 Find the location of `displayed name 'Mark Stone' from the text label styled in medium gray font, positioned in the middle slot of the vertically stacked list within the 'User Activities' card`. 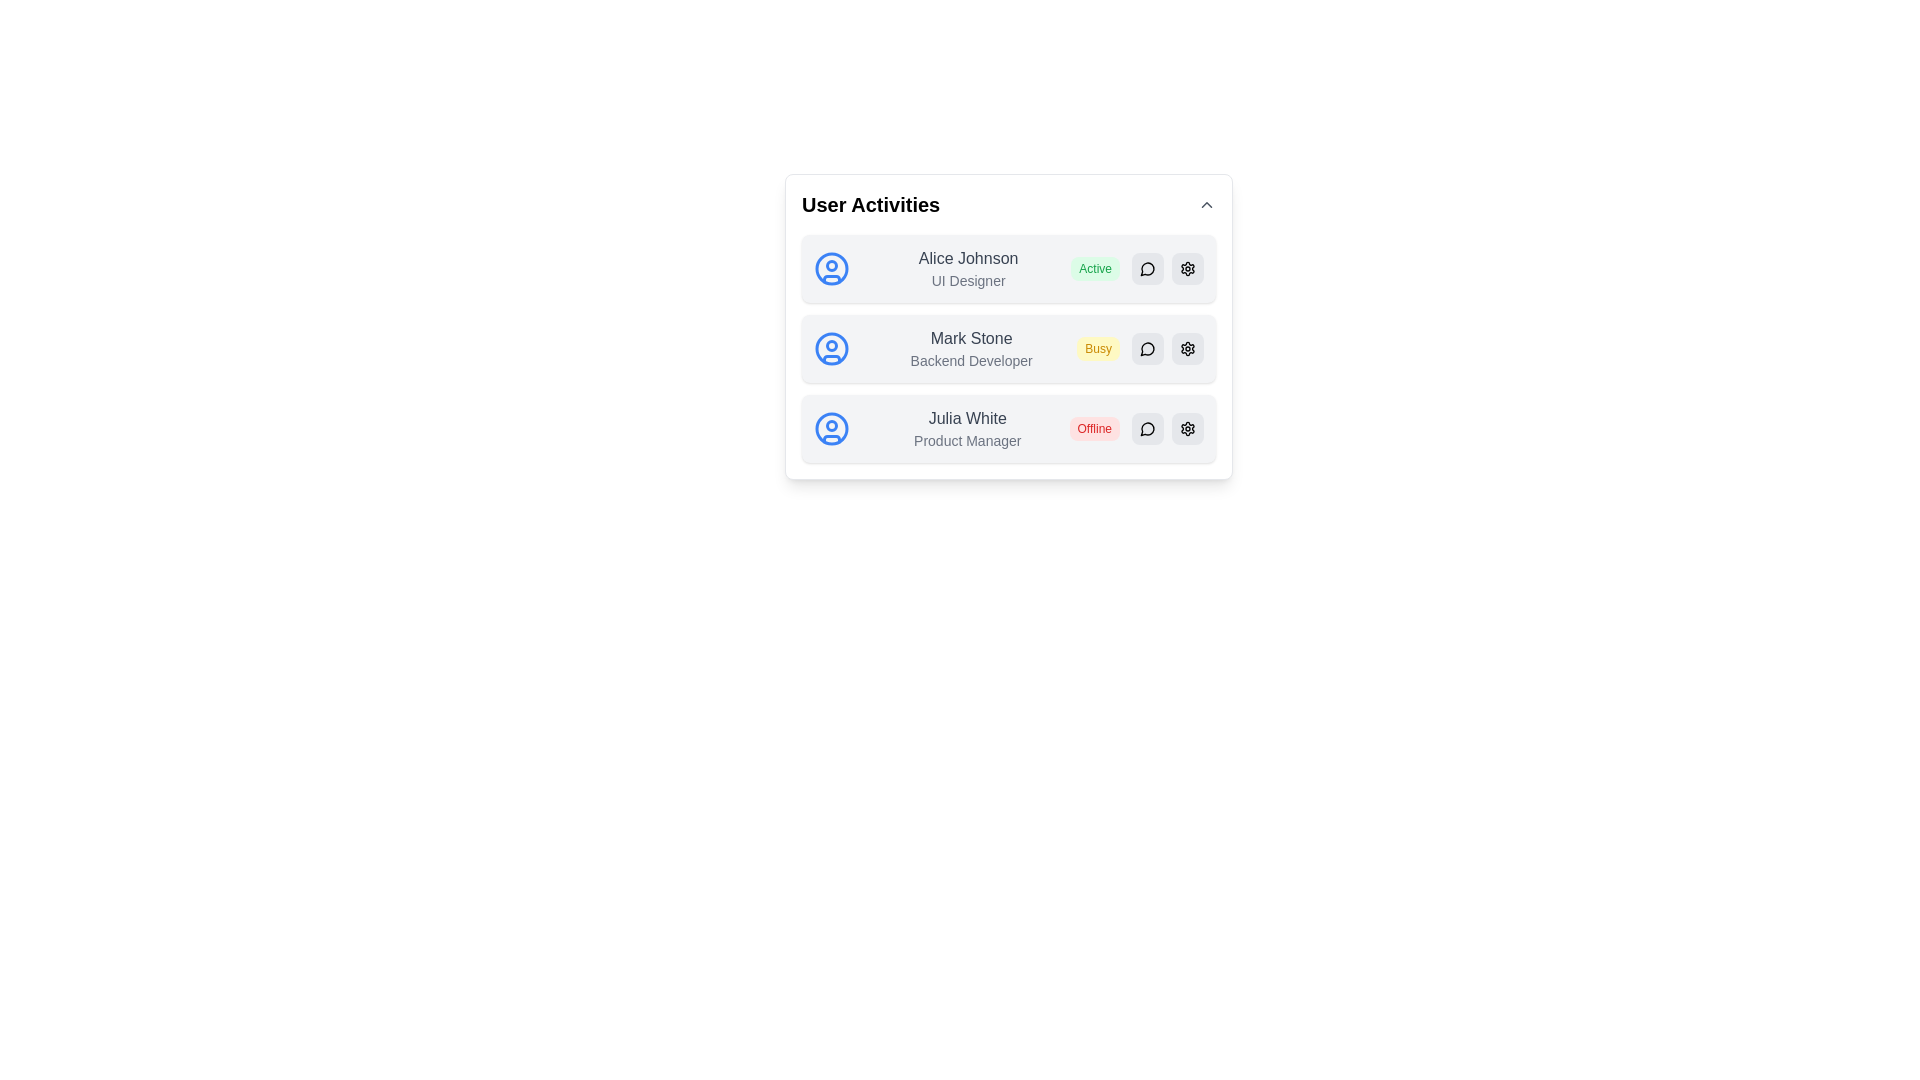

displayed name 'Mark Stone' from the text label styled in medium gray font, positioned in the middle slot of the vertically stacked list within the 'User Activities' card is located at coordinates (971, 338).